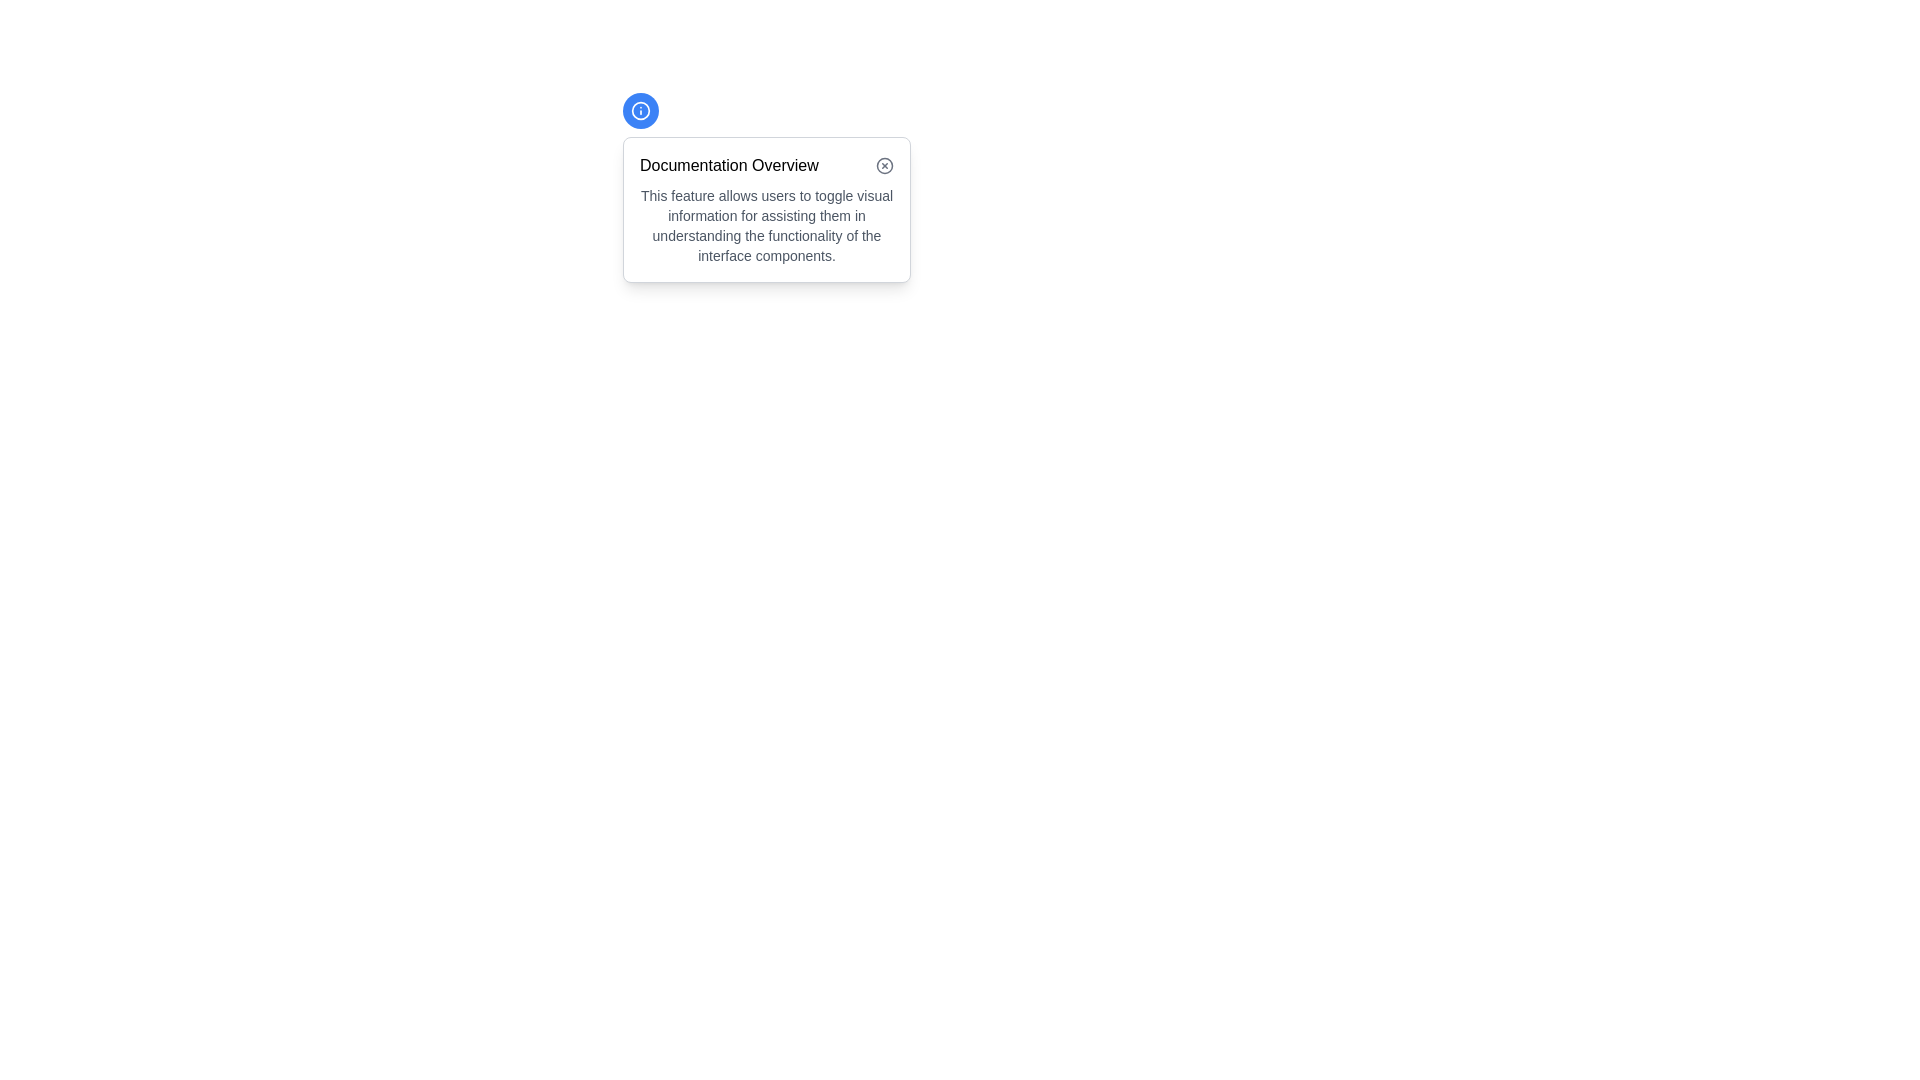 The image size is (1920, 1080). Describe the element at coordinates (766, 164) in the screenshot. I see `the Title Label of the tooltip-style popup, which summarizes the content below and indicates the popup's purpose` at that location.